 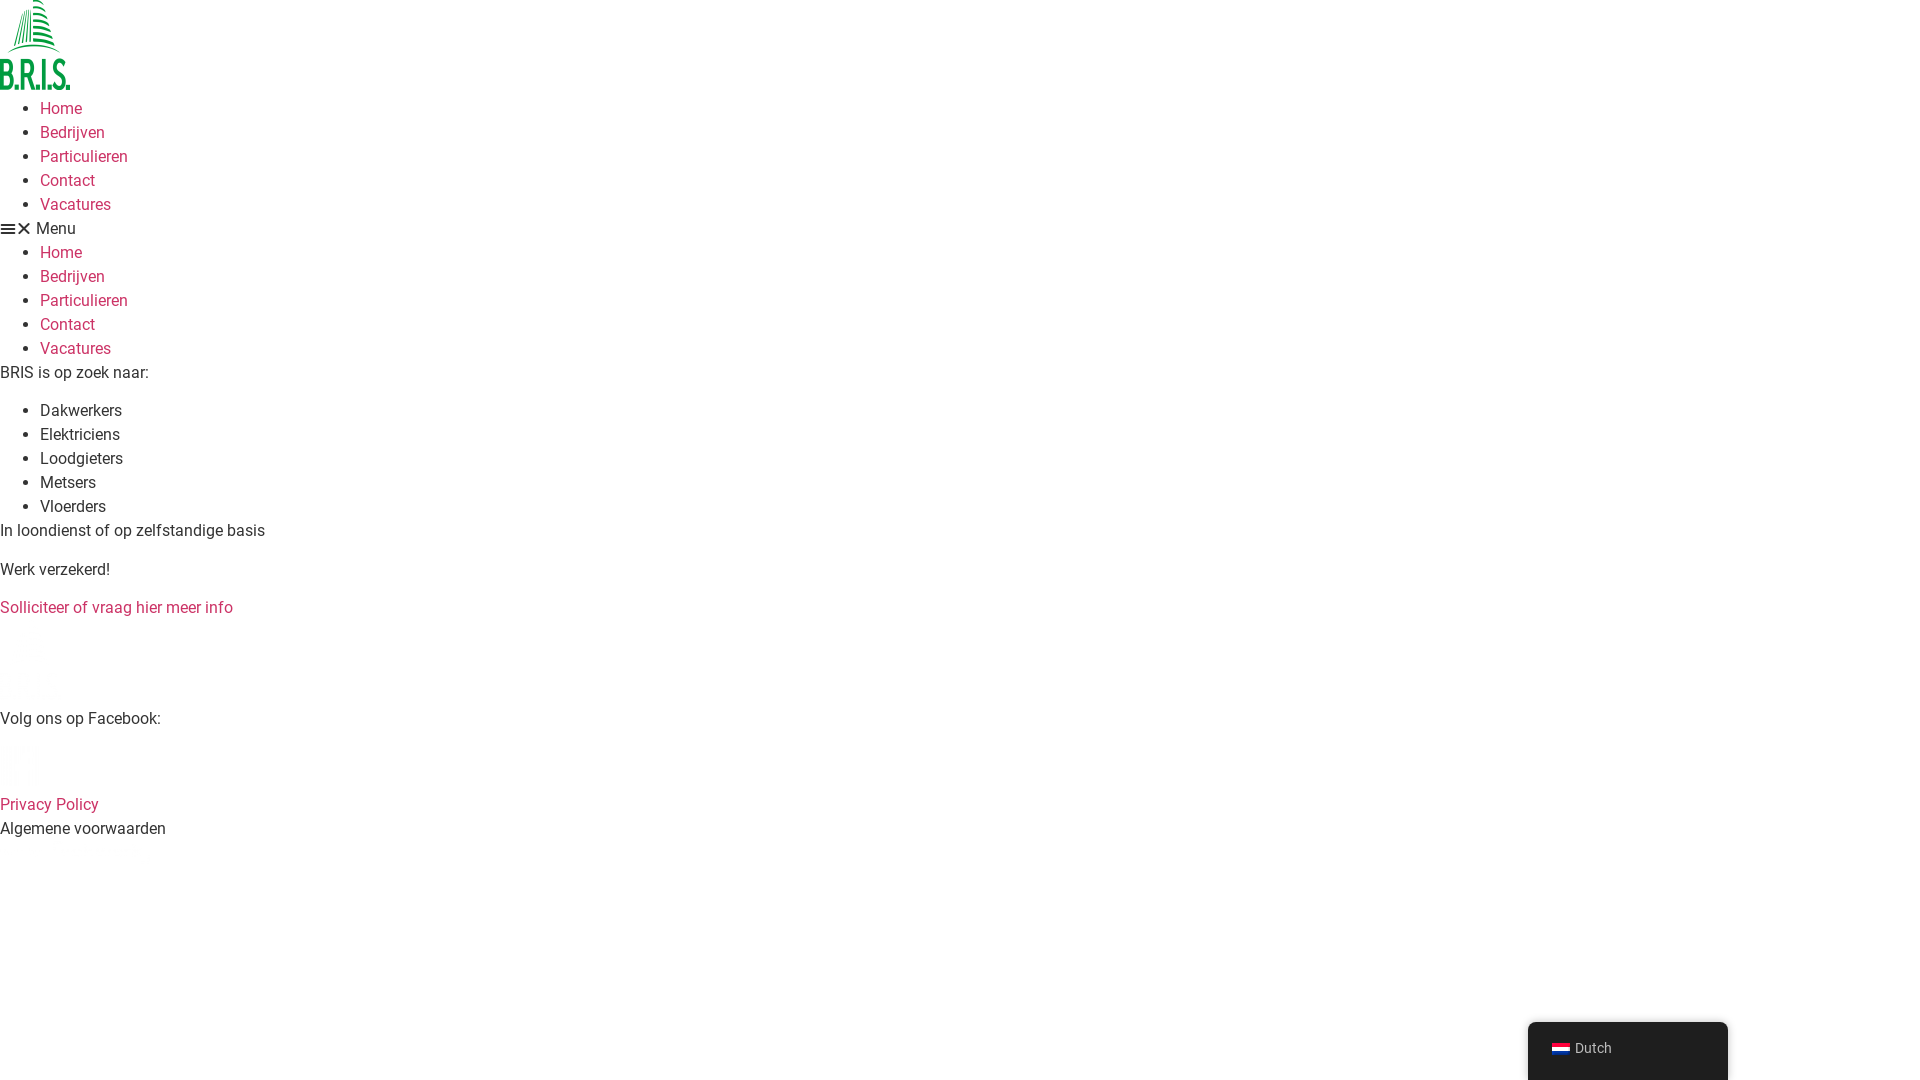 What do you see at coordinates (81, 828) in the screenshot?
I see `'Algemene voorwaarden'` at bounding box center [81, 828].